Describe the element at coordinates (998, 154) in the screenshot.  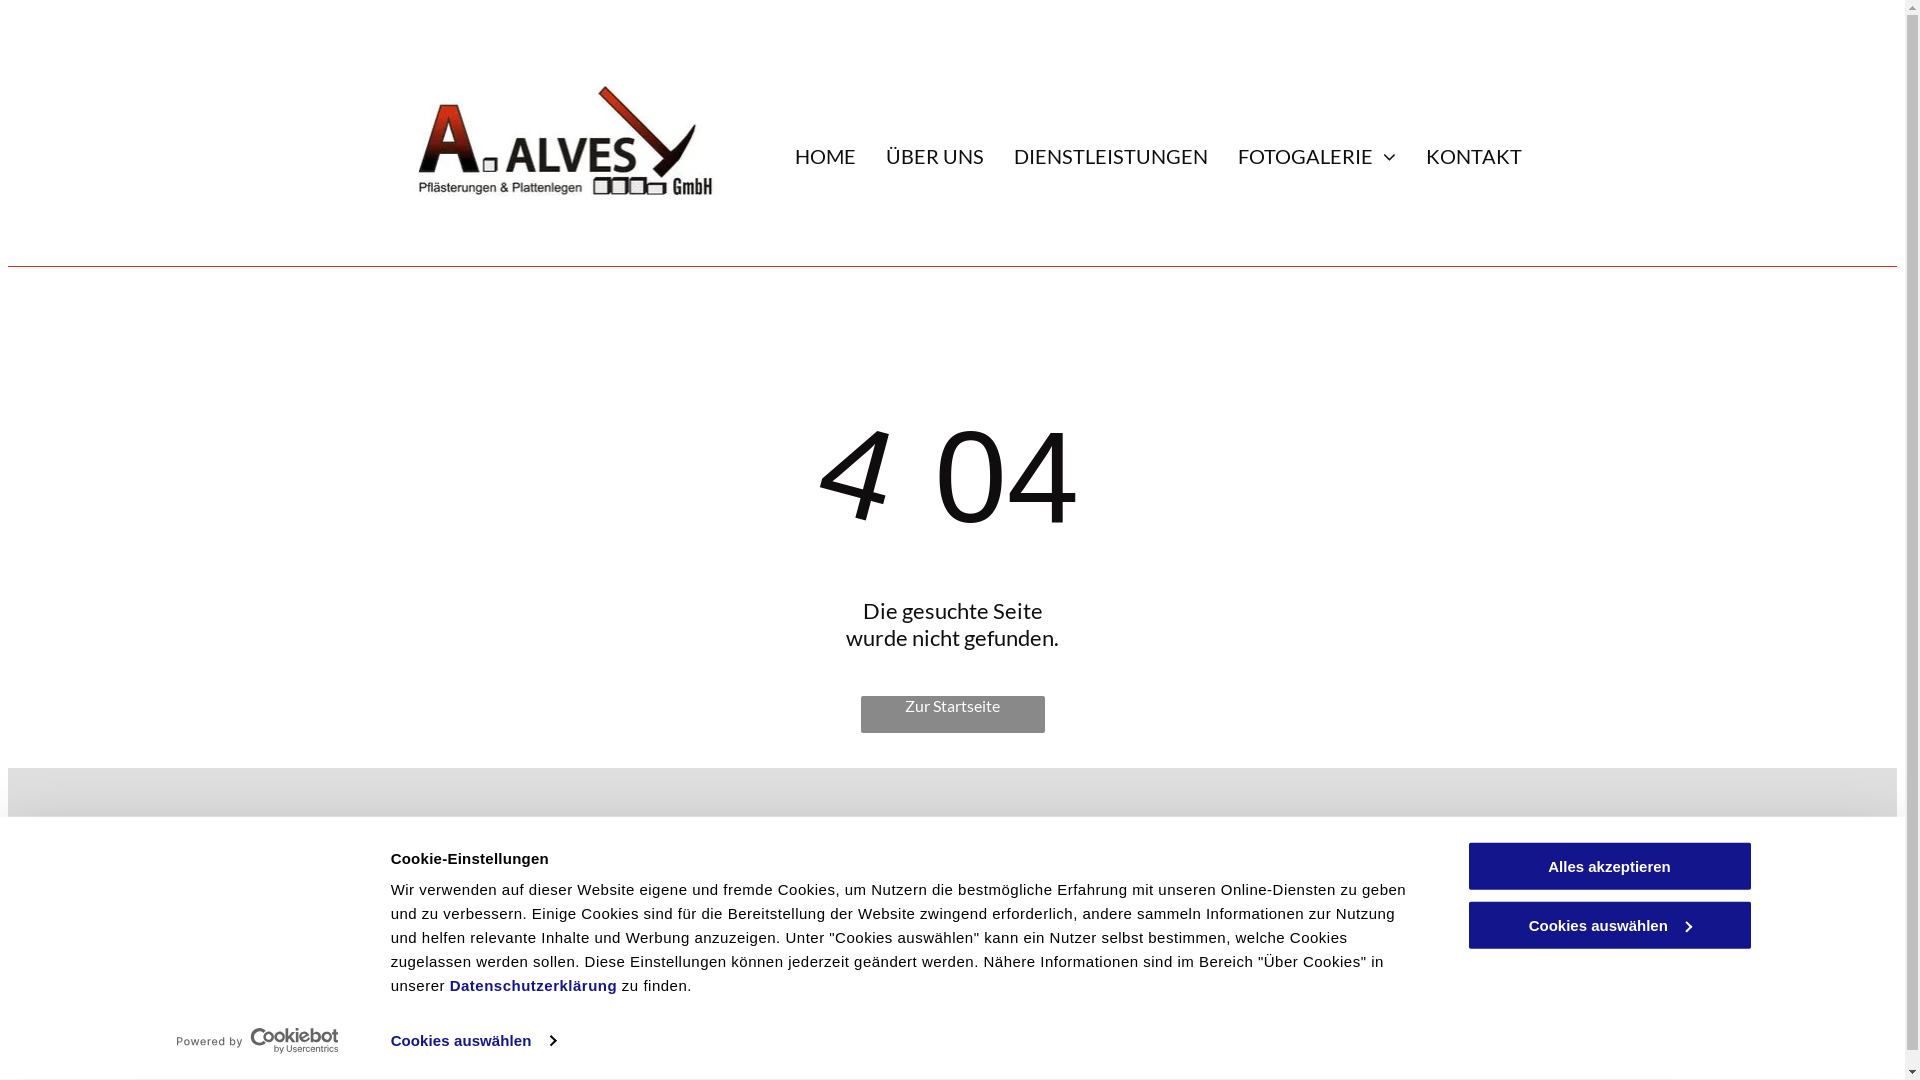
I see `'DIENSTLEISTUNGEN'` at that location.